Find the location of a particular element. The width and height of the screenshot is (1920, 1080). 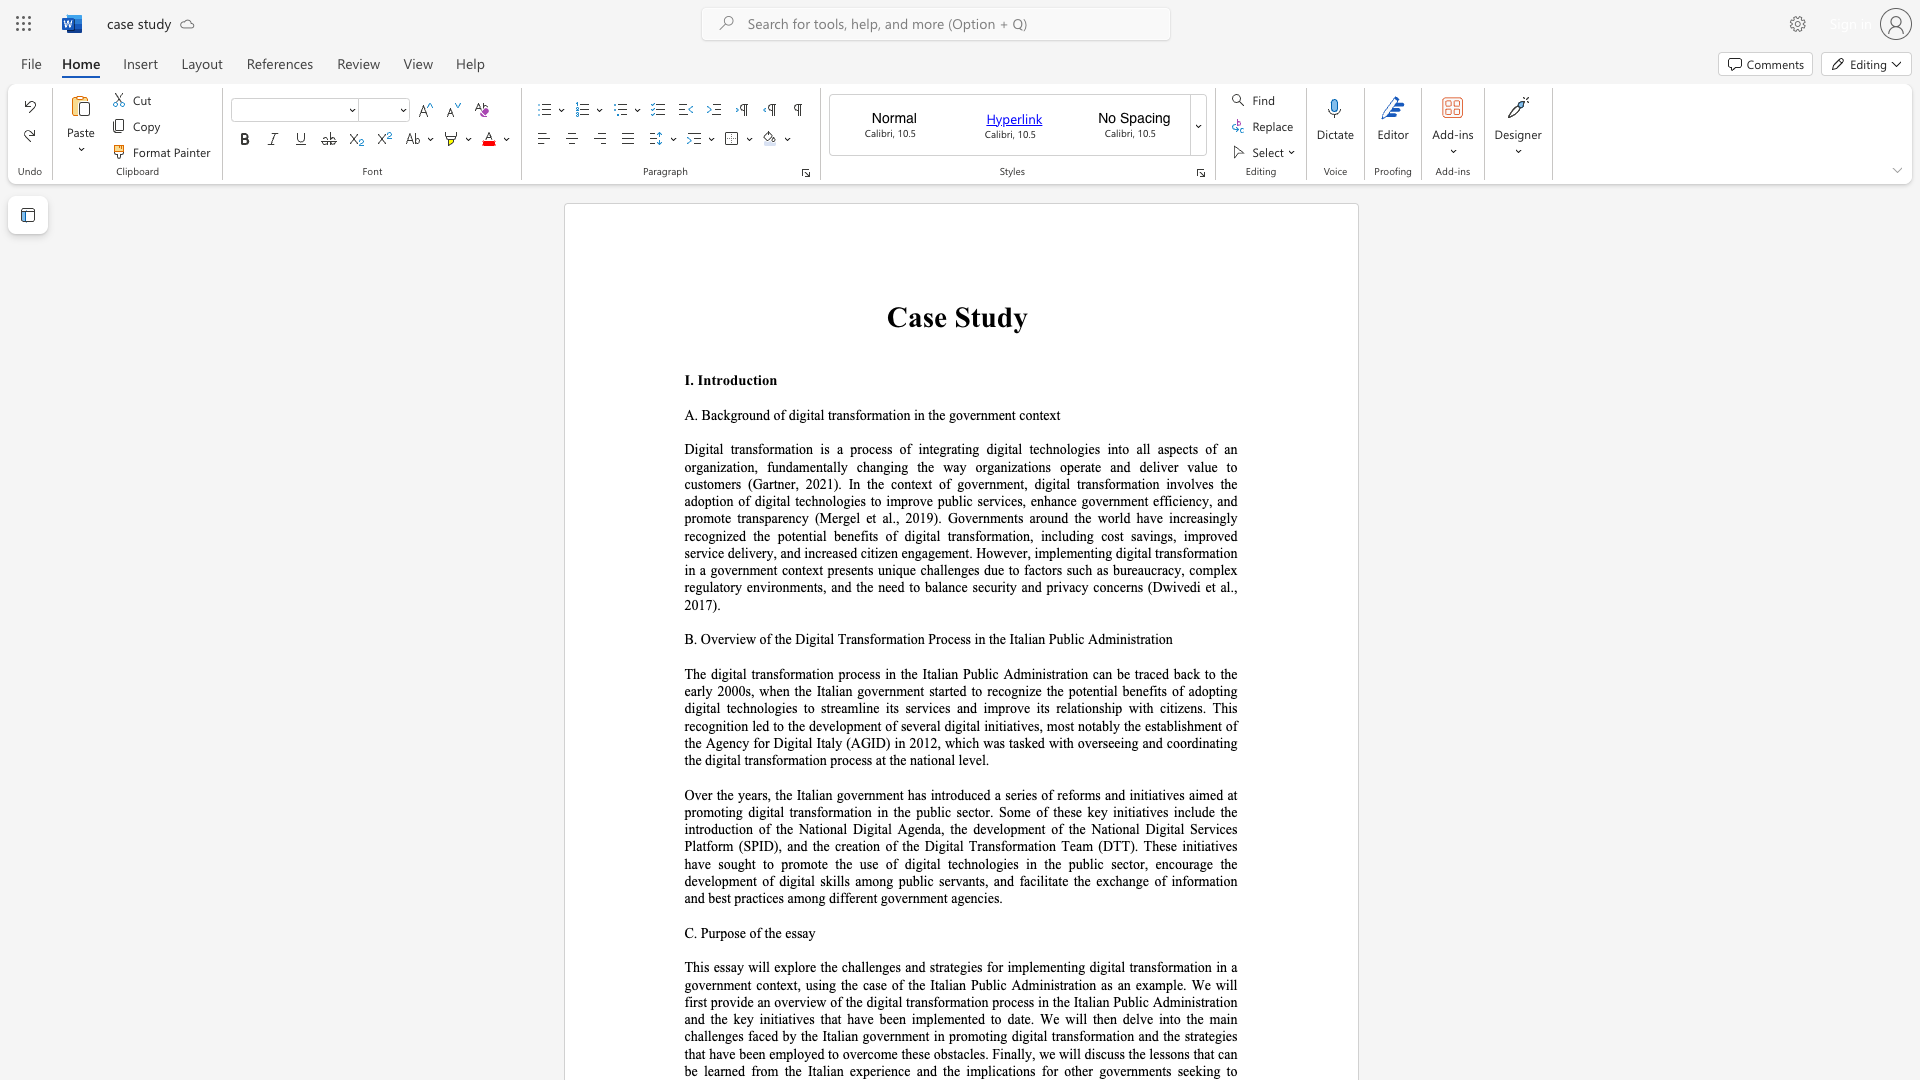

the 4th character "t" in the text is located at coordinates (990, 639).